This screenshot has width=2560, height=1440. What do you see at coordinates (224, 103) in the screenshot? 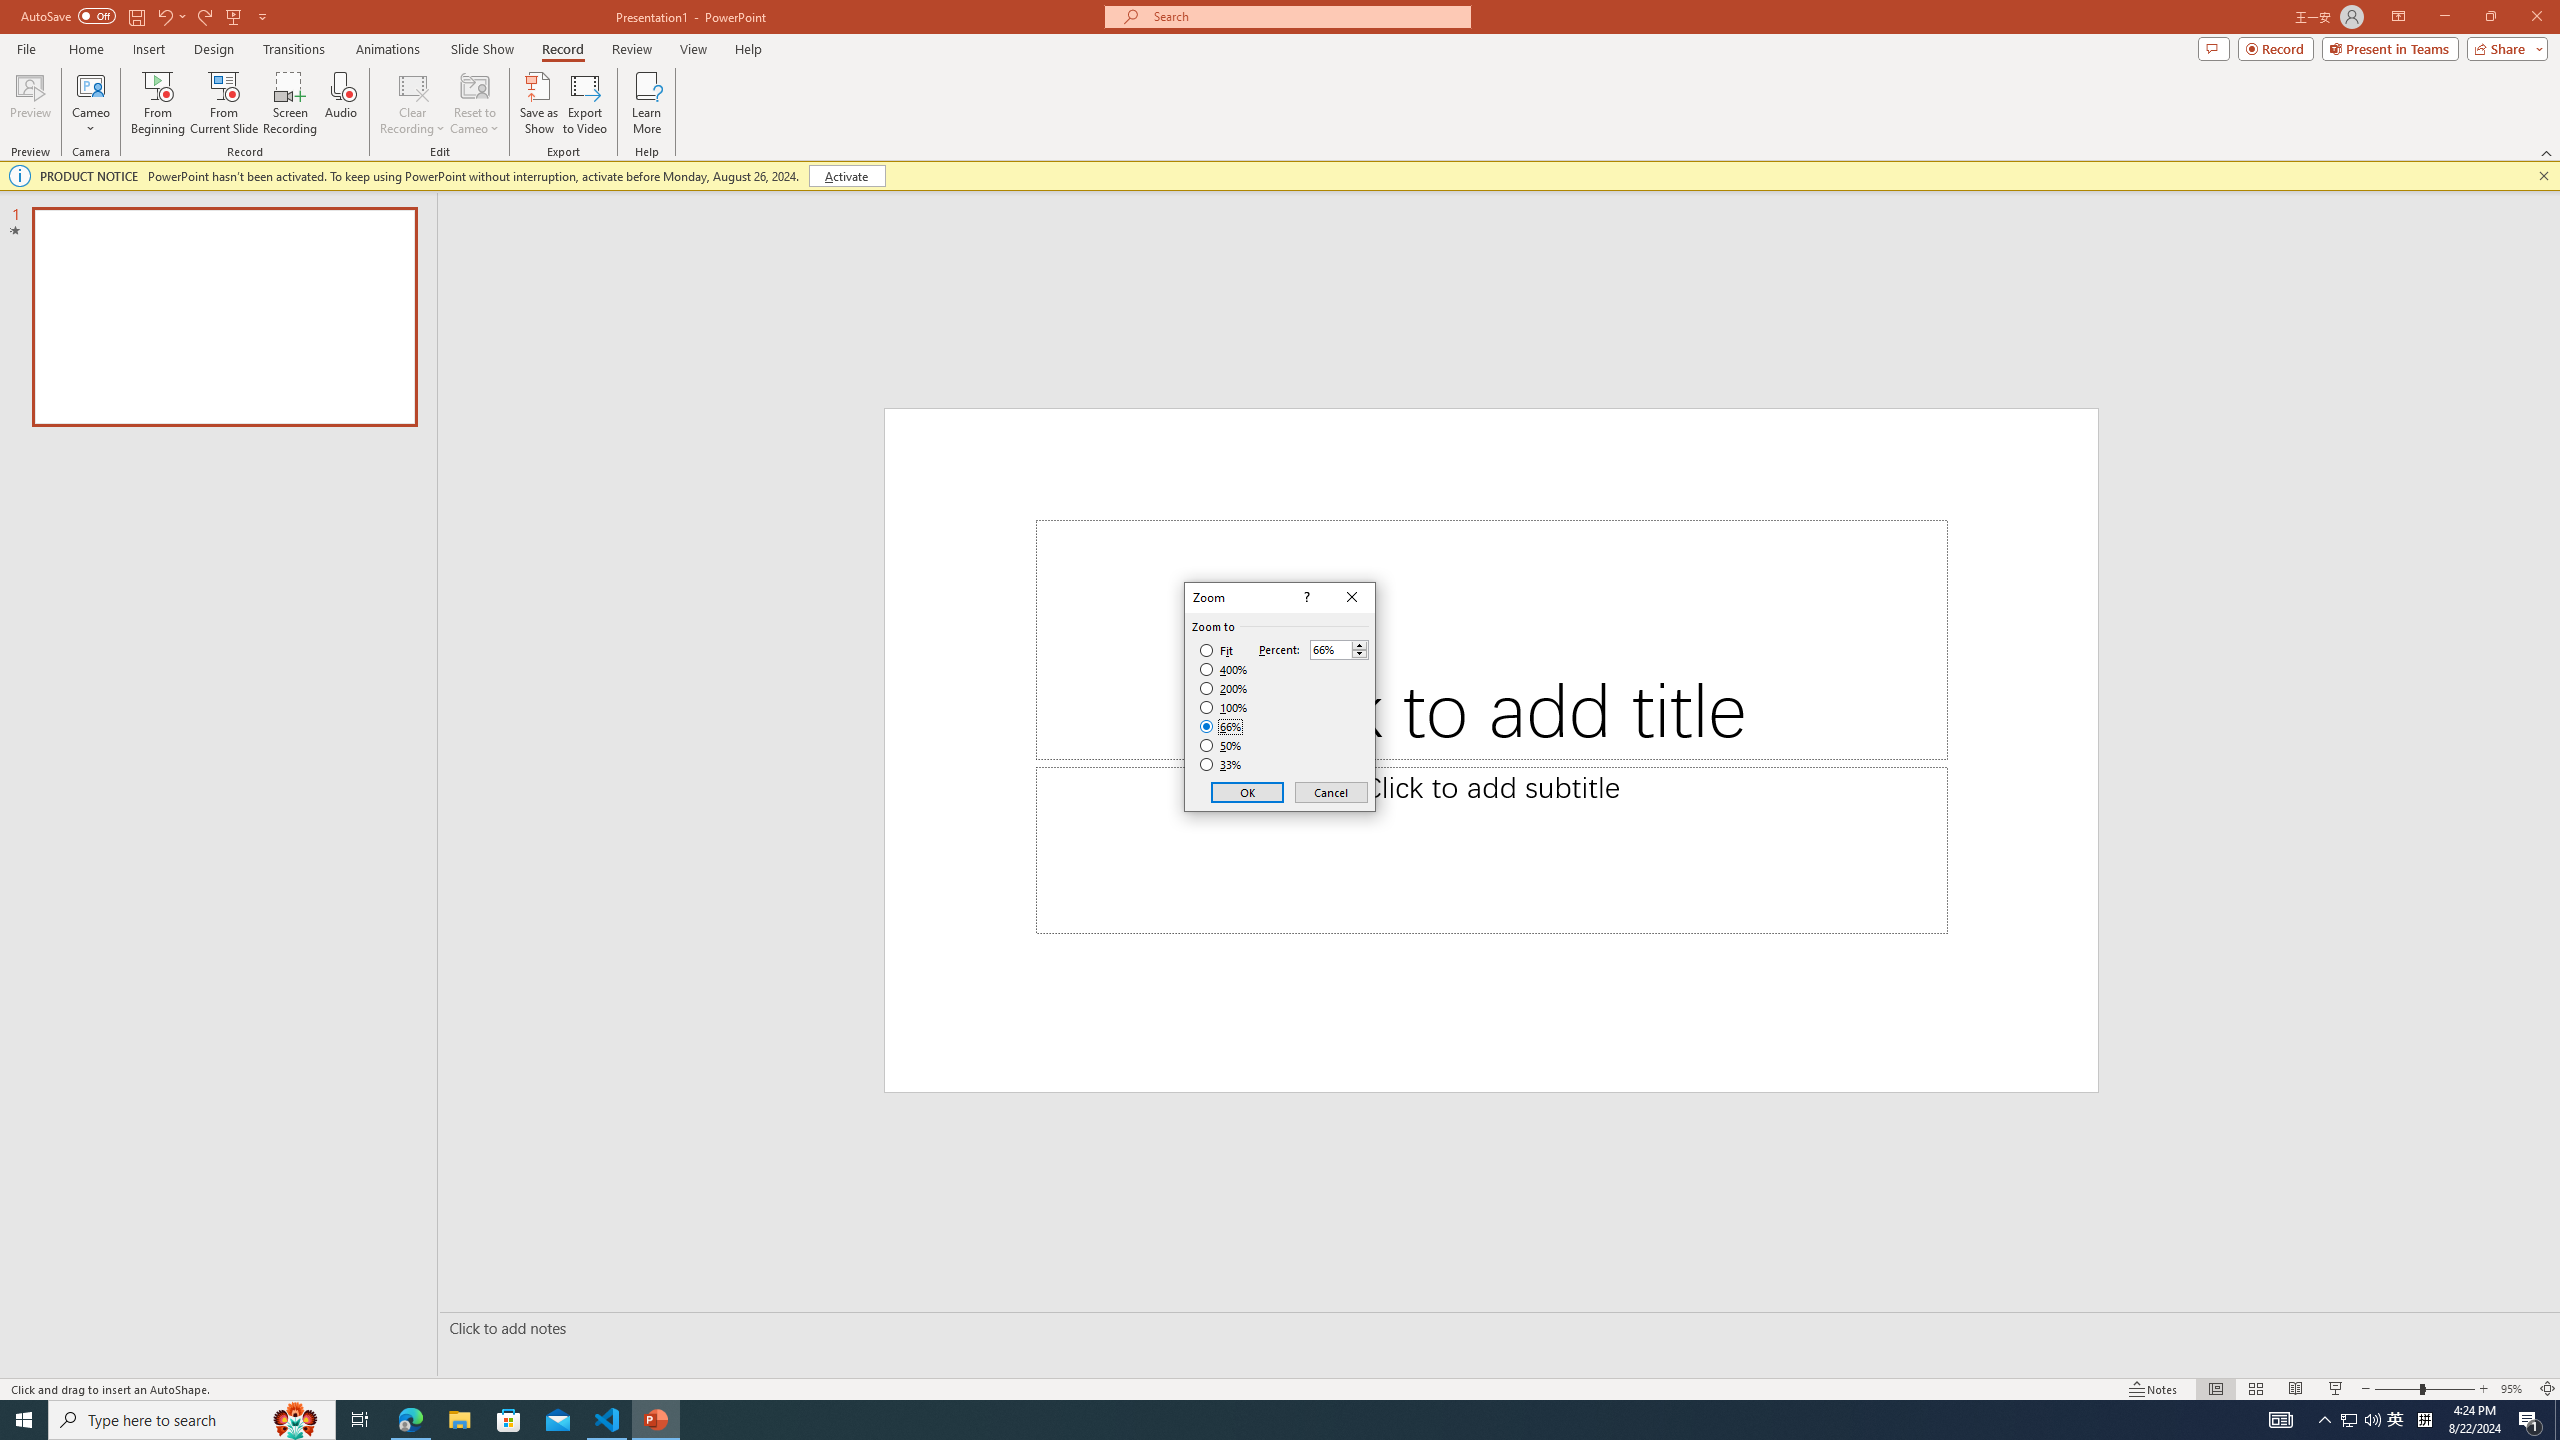
I see `'From Current Slide...'` at bounding box center [224, 103].